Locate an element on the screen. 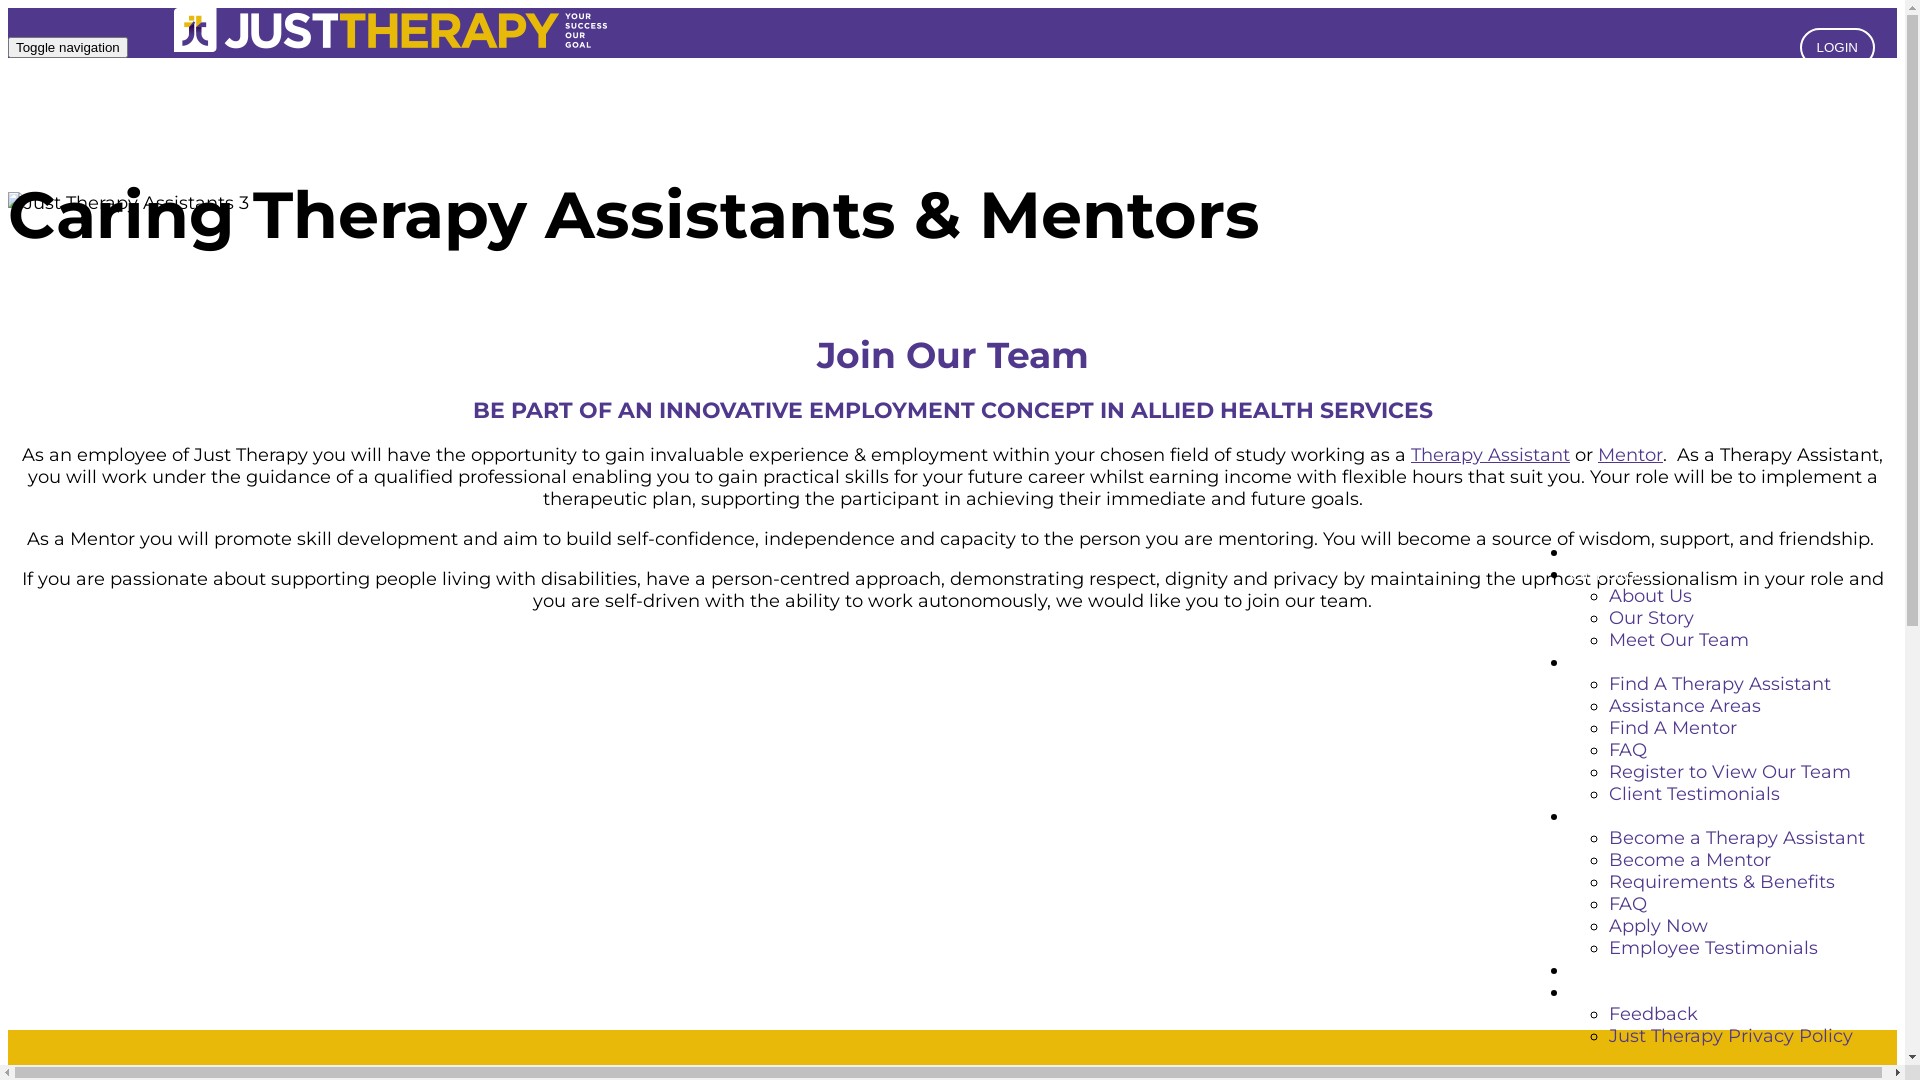 Image resolution: width=1920 pixels, height=1080 pixels. 'Register to View Our Team' is located at coordinates (1728, 770).